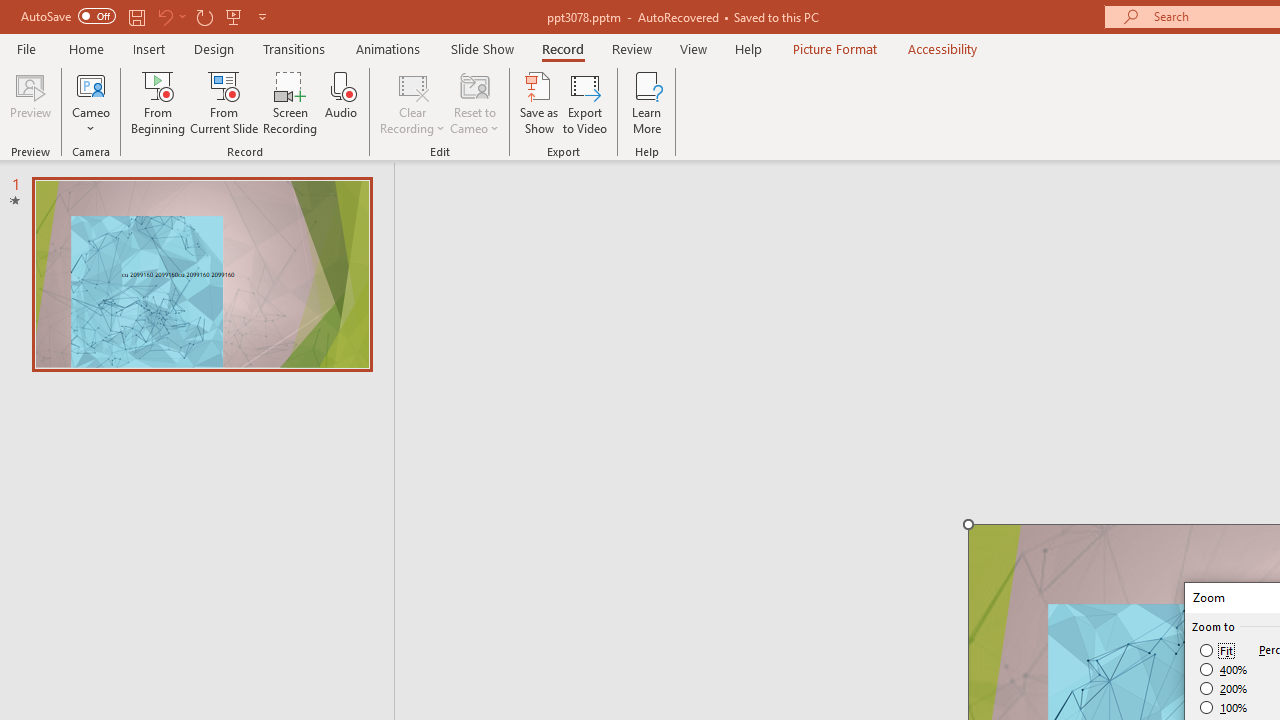  What do you see at coordinates (90, 84) in the screenshot?
I see `'Cameo'` at bounding box center [90, 84].